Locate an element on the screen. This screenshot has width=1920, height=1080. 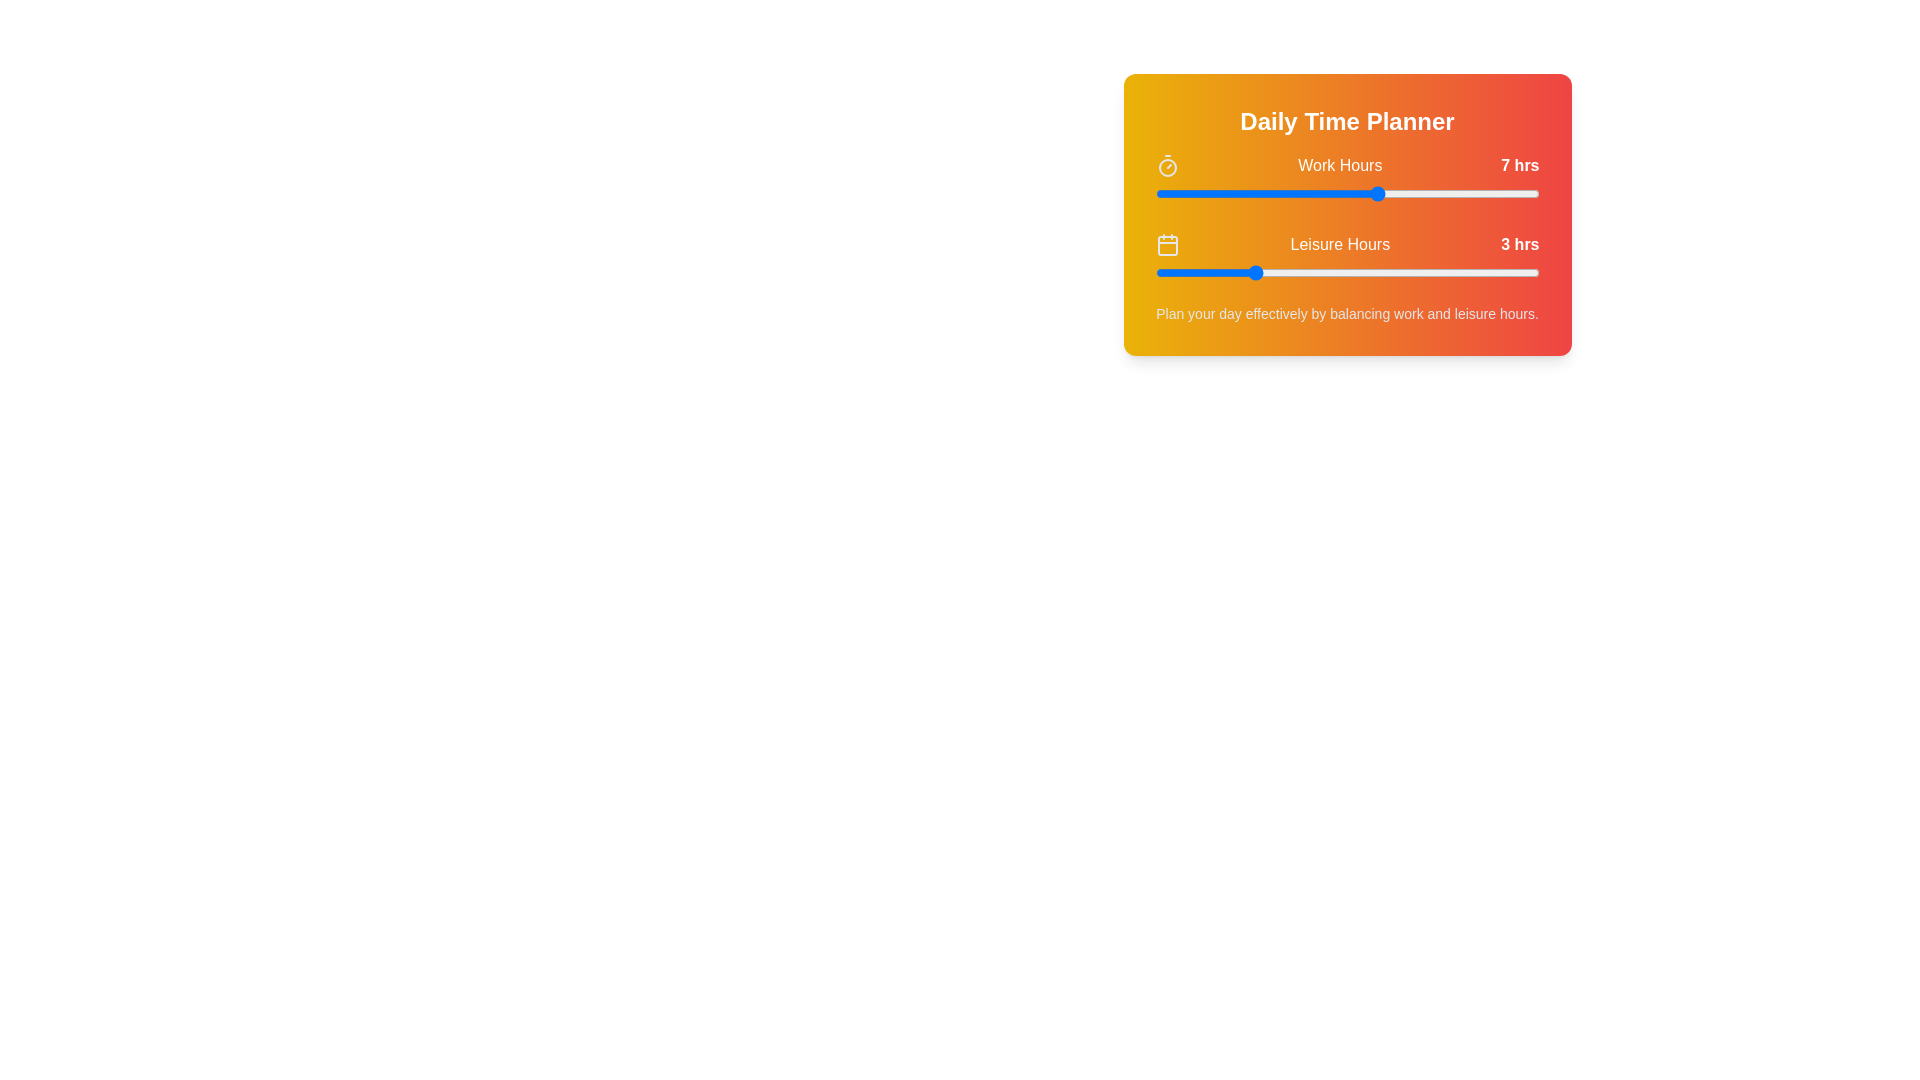
the text label that reads 'Plan your day effectively by balancing work and leisure hours.' positioned at the bottom of a gradient card is located at coordinates (1347, 313).